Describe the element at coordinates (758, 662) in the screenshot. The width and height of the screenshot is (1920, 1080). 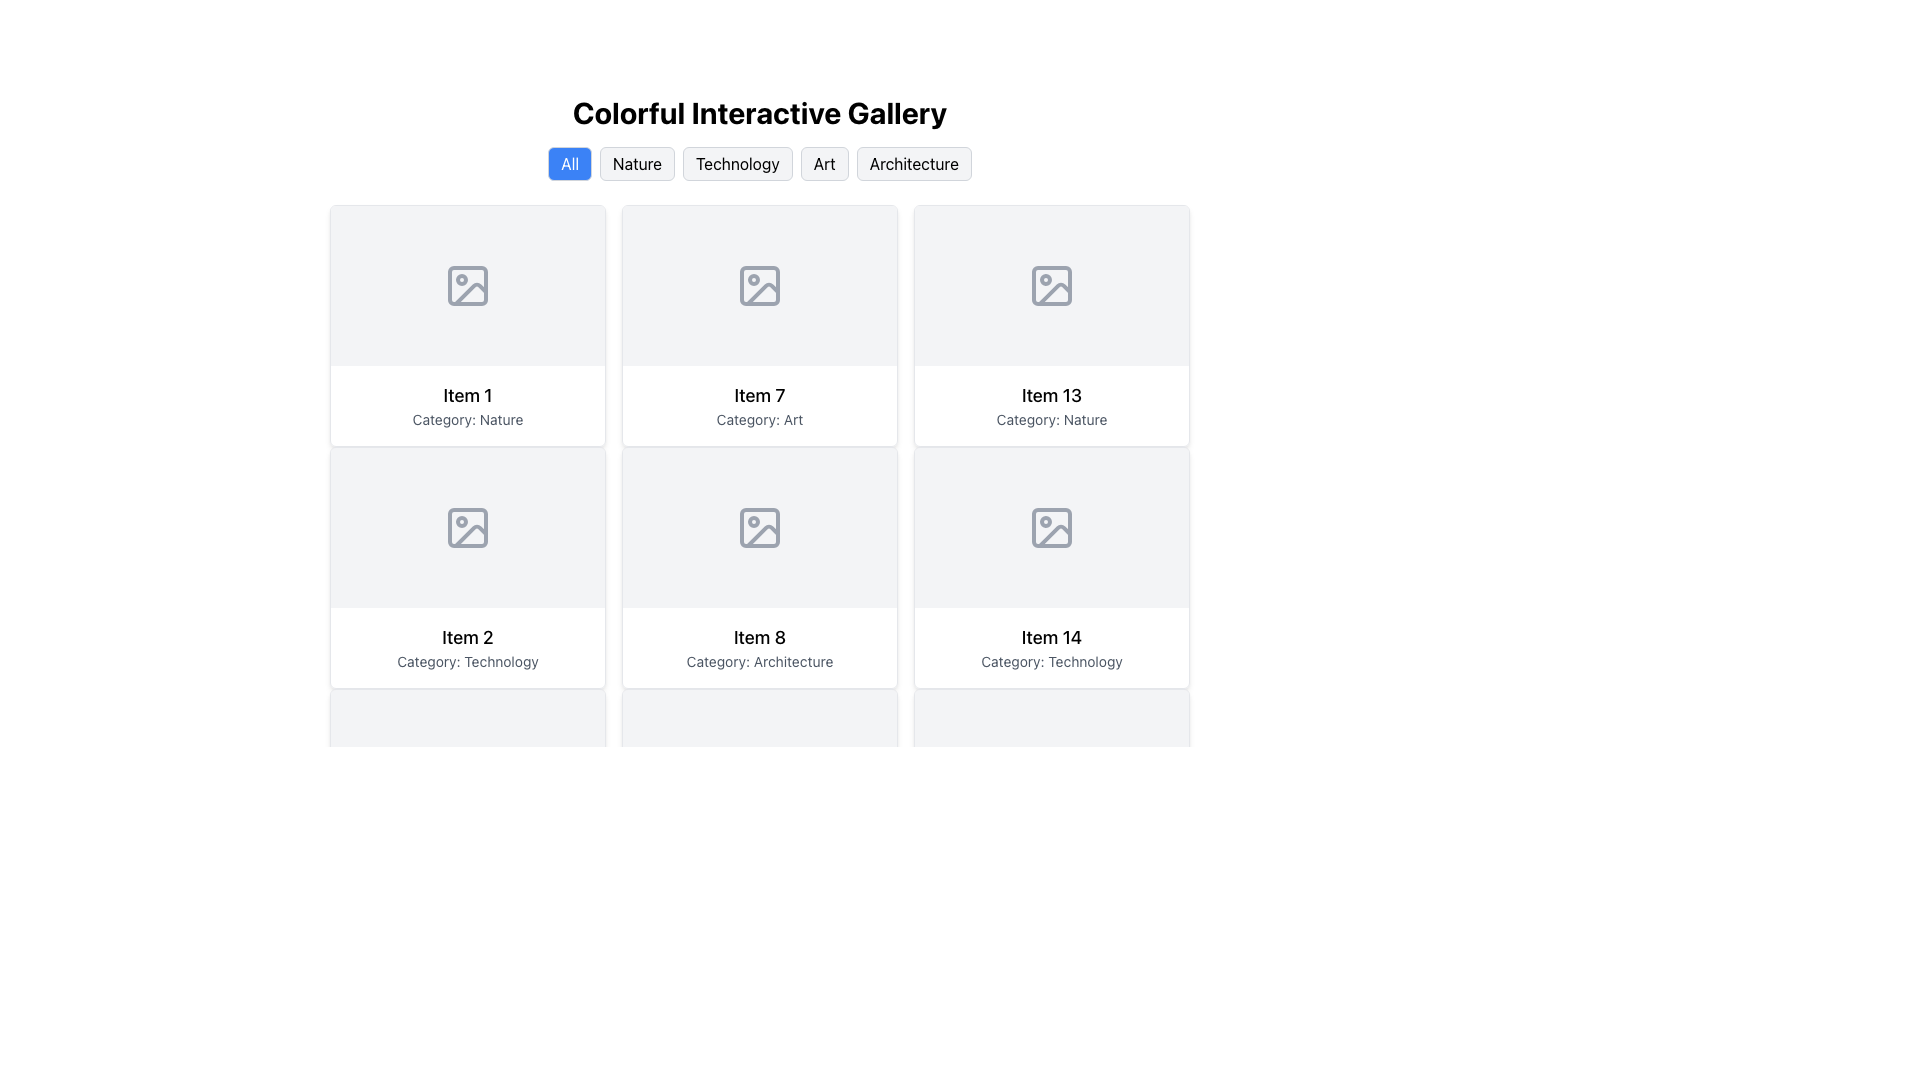
I see `the non-interactive text label indicating the category of the item presented within the card, located below 'Item 8' in the third card of the second row in the grid-style gallery interface` at that location.